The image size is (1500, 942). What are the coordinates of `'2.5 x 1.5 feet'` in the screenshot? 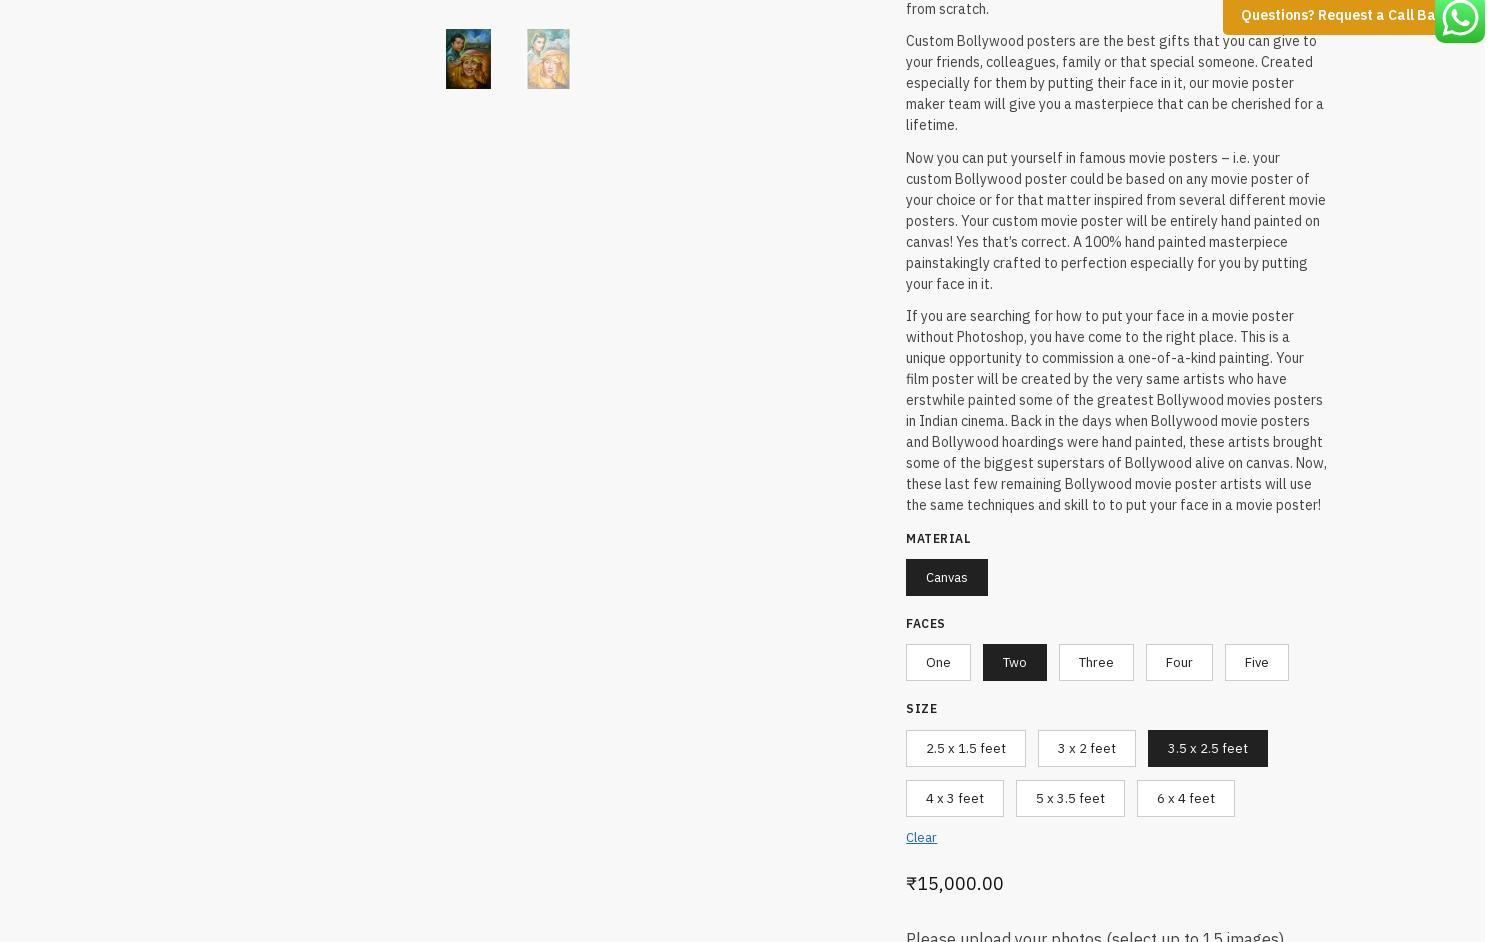 It's located at (925, 743).